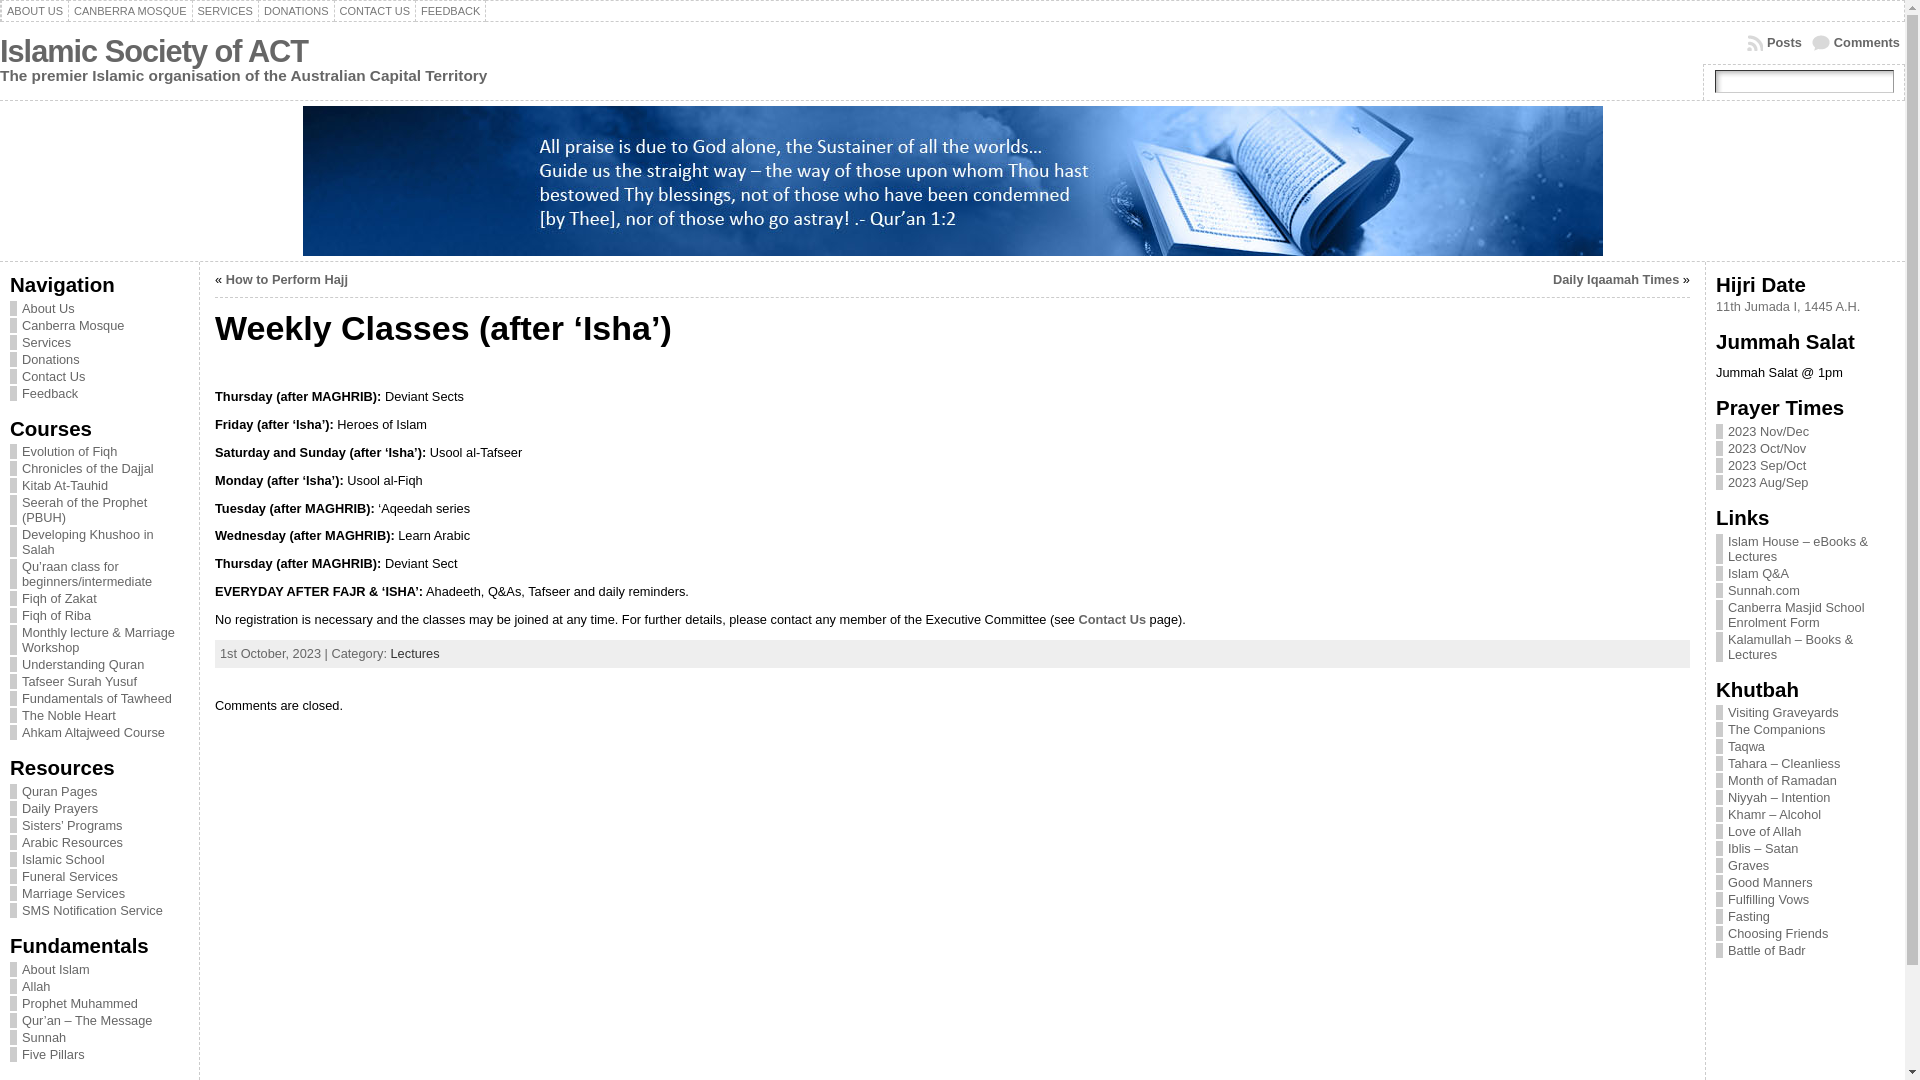 This screenshot has height=1080, width=1920. Describe the element at coordinates (98, 1036) in the screenshot. I see `'Sunnah'` at that location.